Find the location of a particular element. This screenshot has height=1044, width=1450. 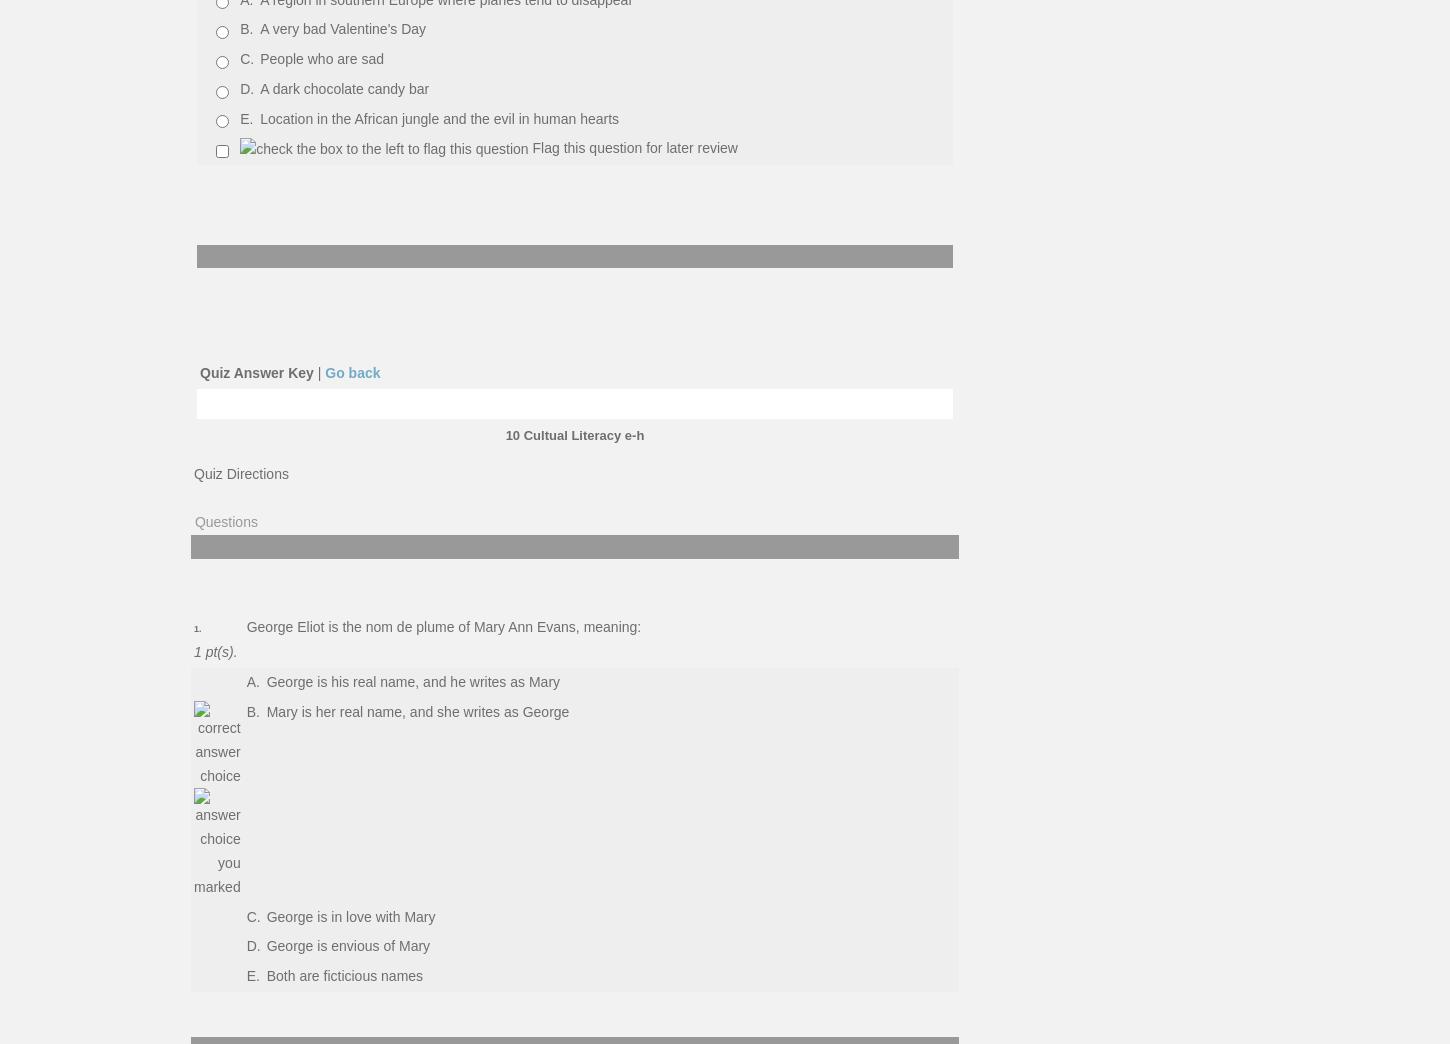

'Both are ficticious names' is located at coordinates (265, 975).